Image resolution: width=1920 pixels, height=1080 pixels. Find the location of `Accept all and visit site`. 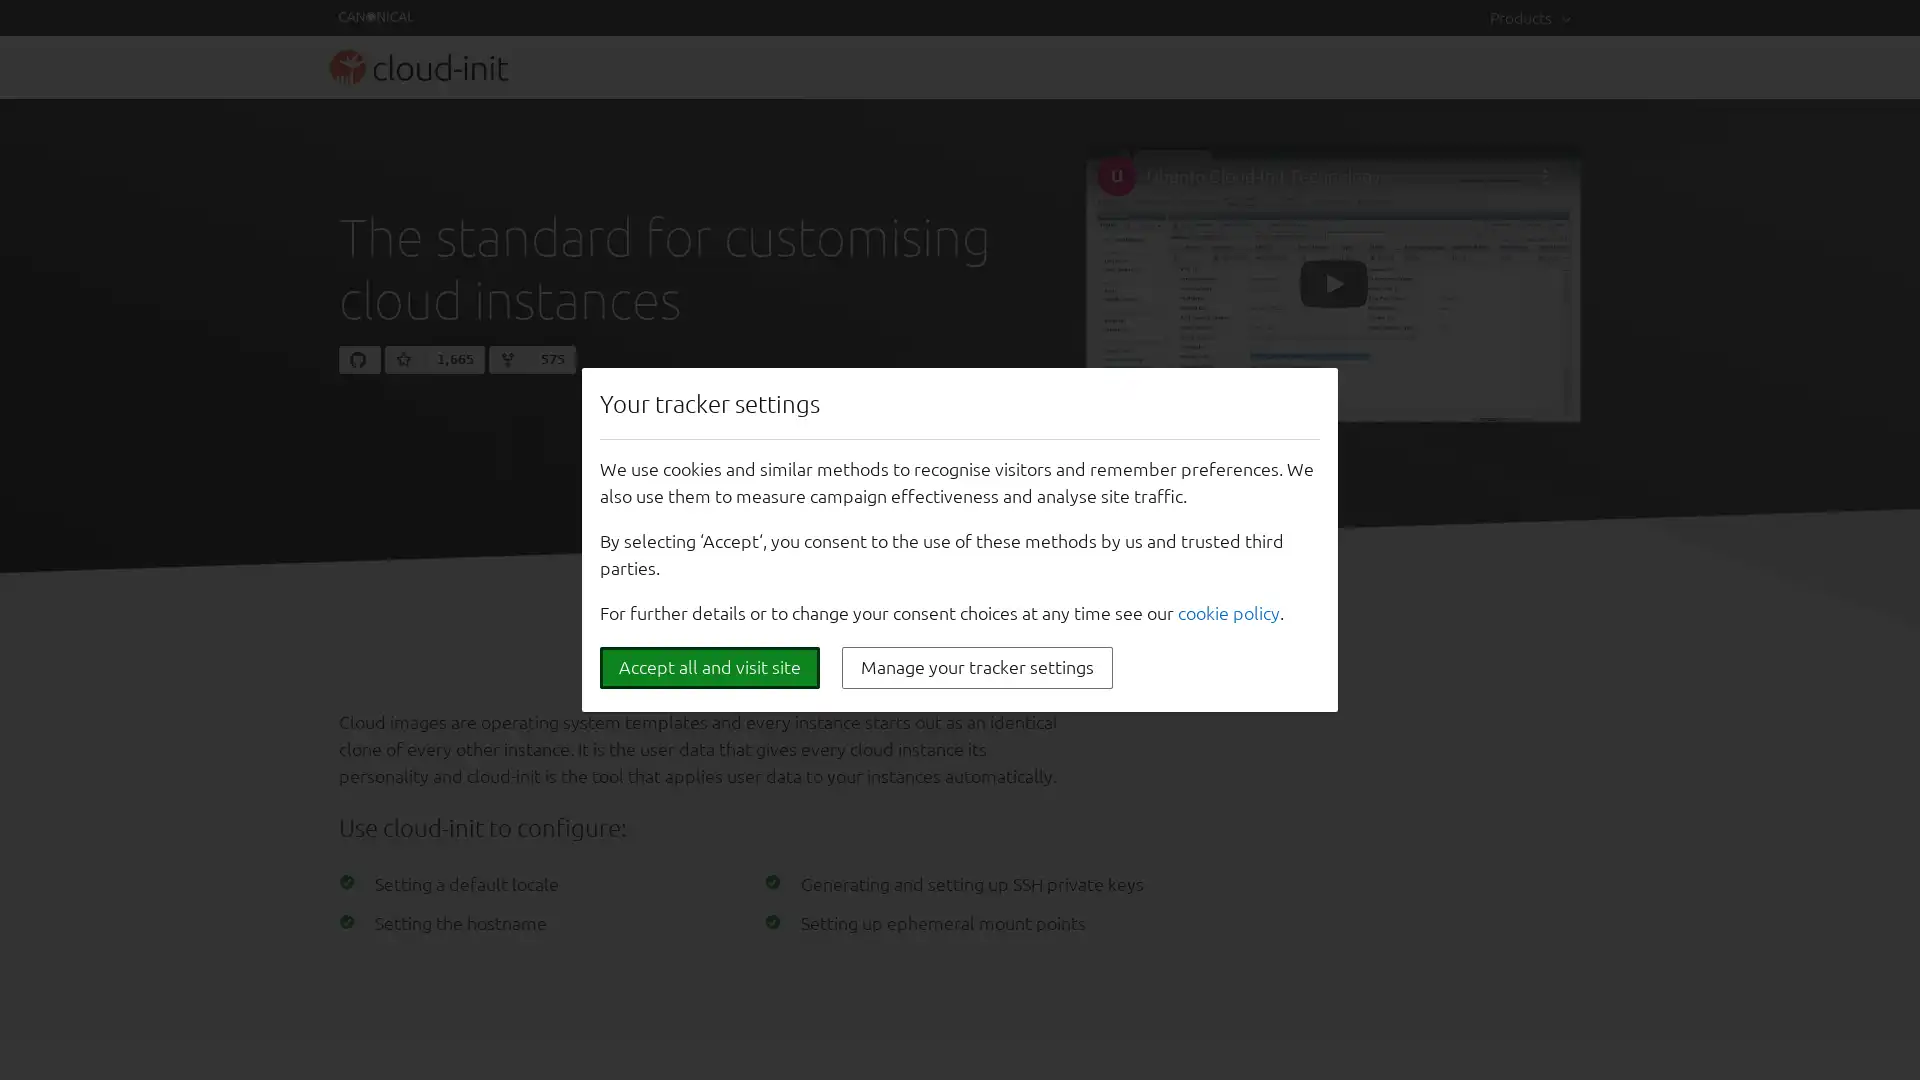

Accept all and visit site is located at coordinates (710, 667).